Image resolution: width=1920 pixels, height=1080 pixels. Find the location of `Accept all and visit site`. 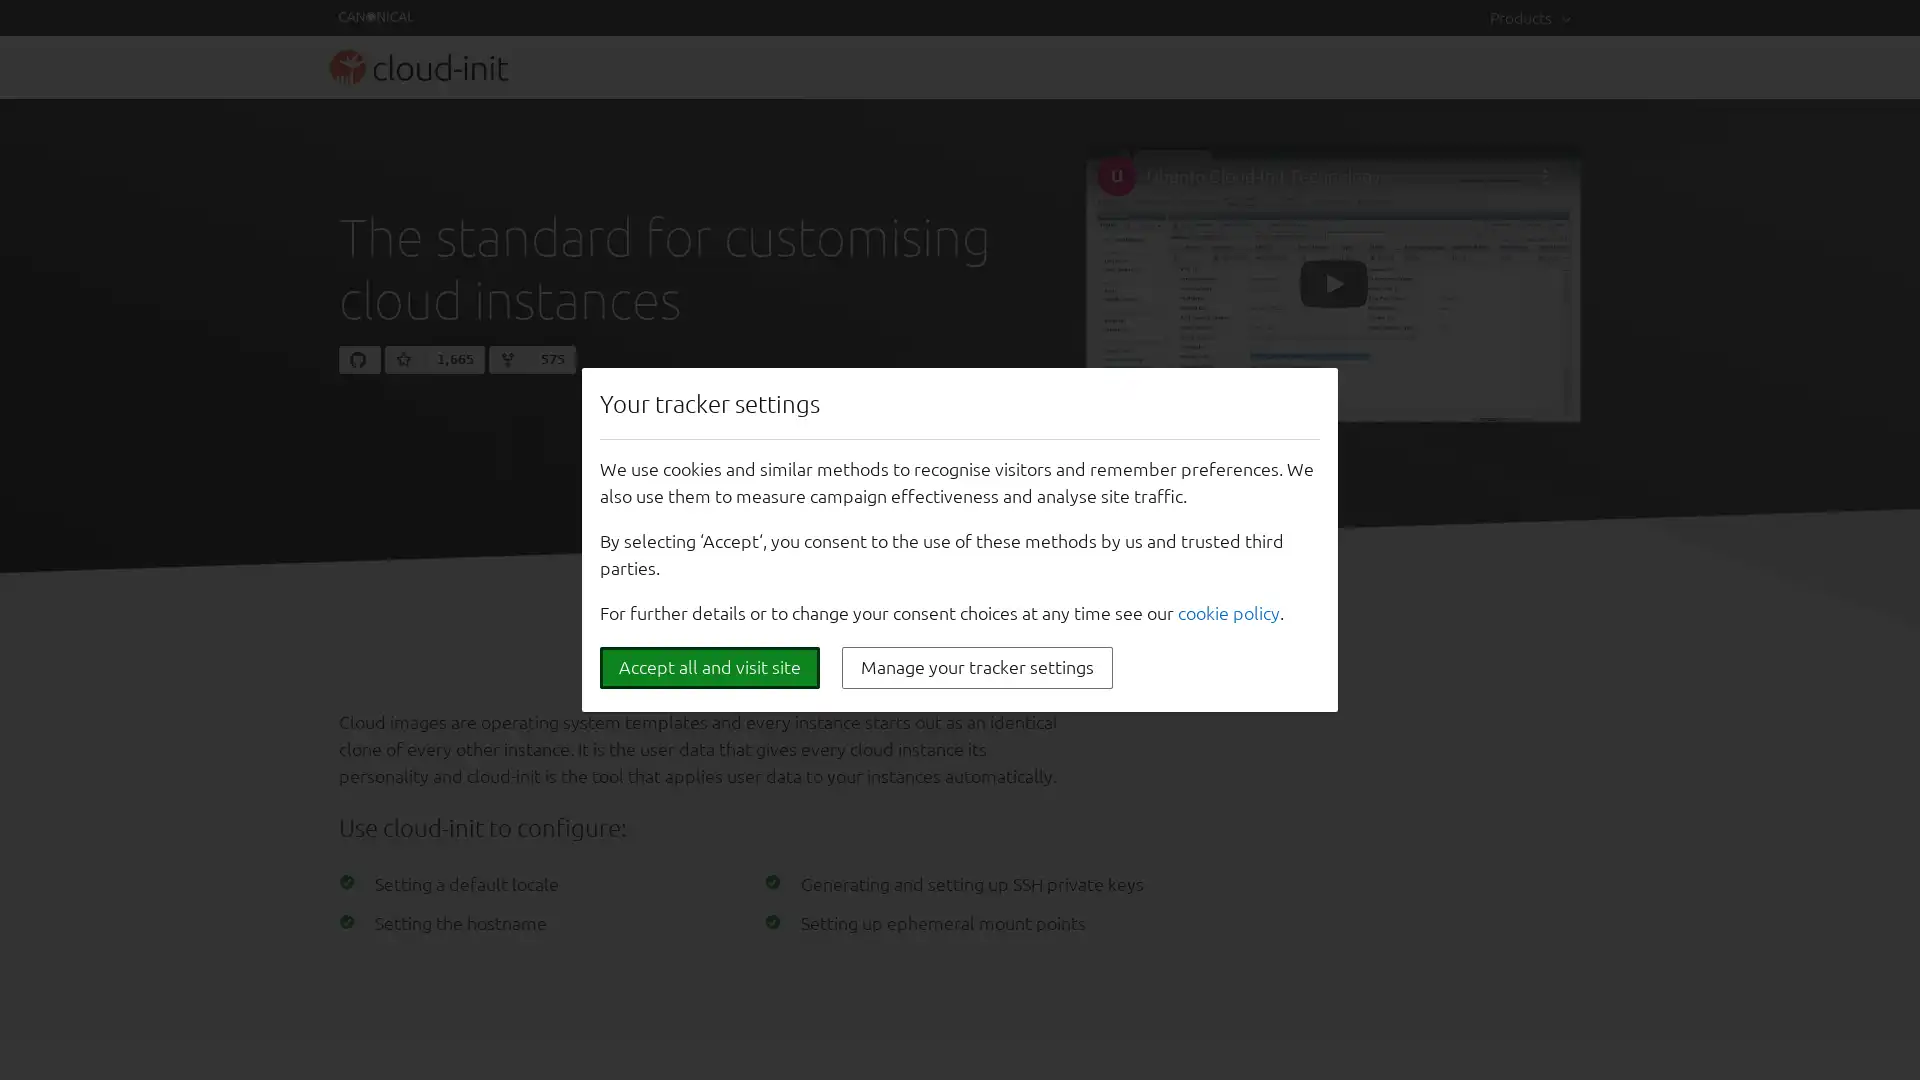

Accept all and visit site is located at coordinates (710, 667).